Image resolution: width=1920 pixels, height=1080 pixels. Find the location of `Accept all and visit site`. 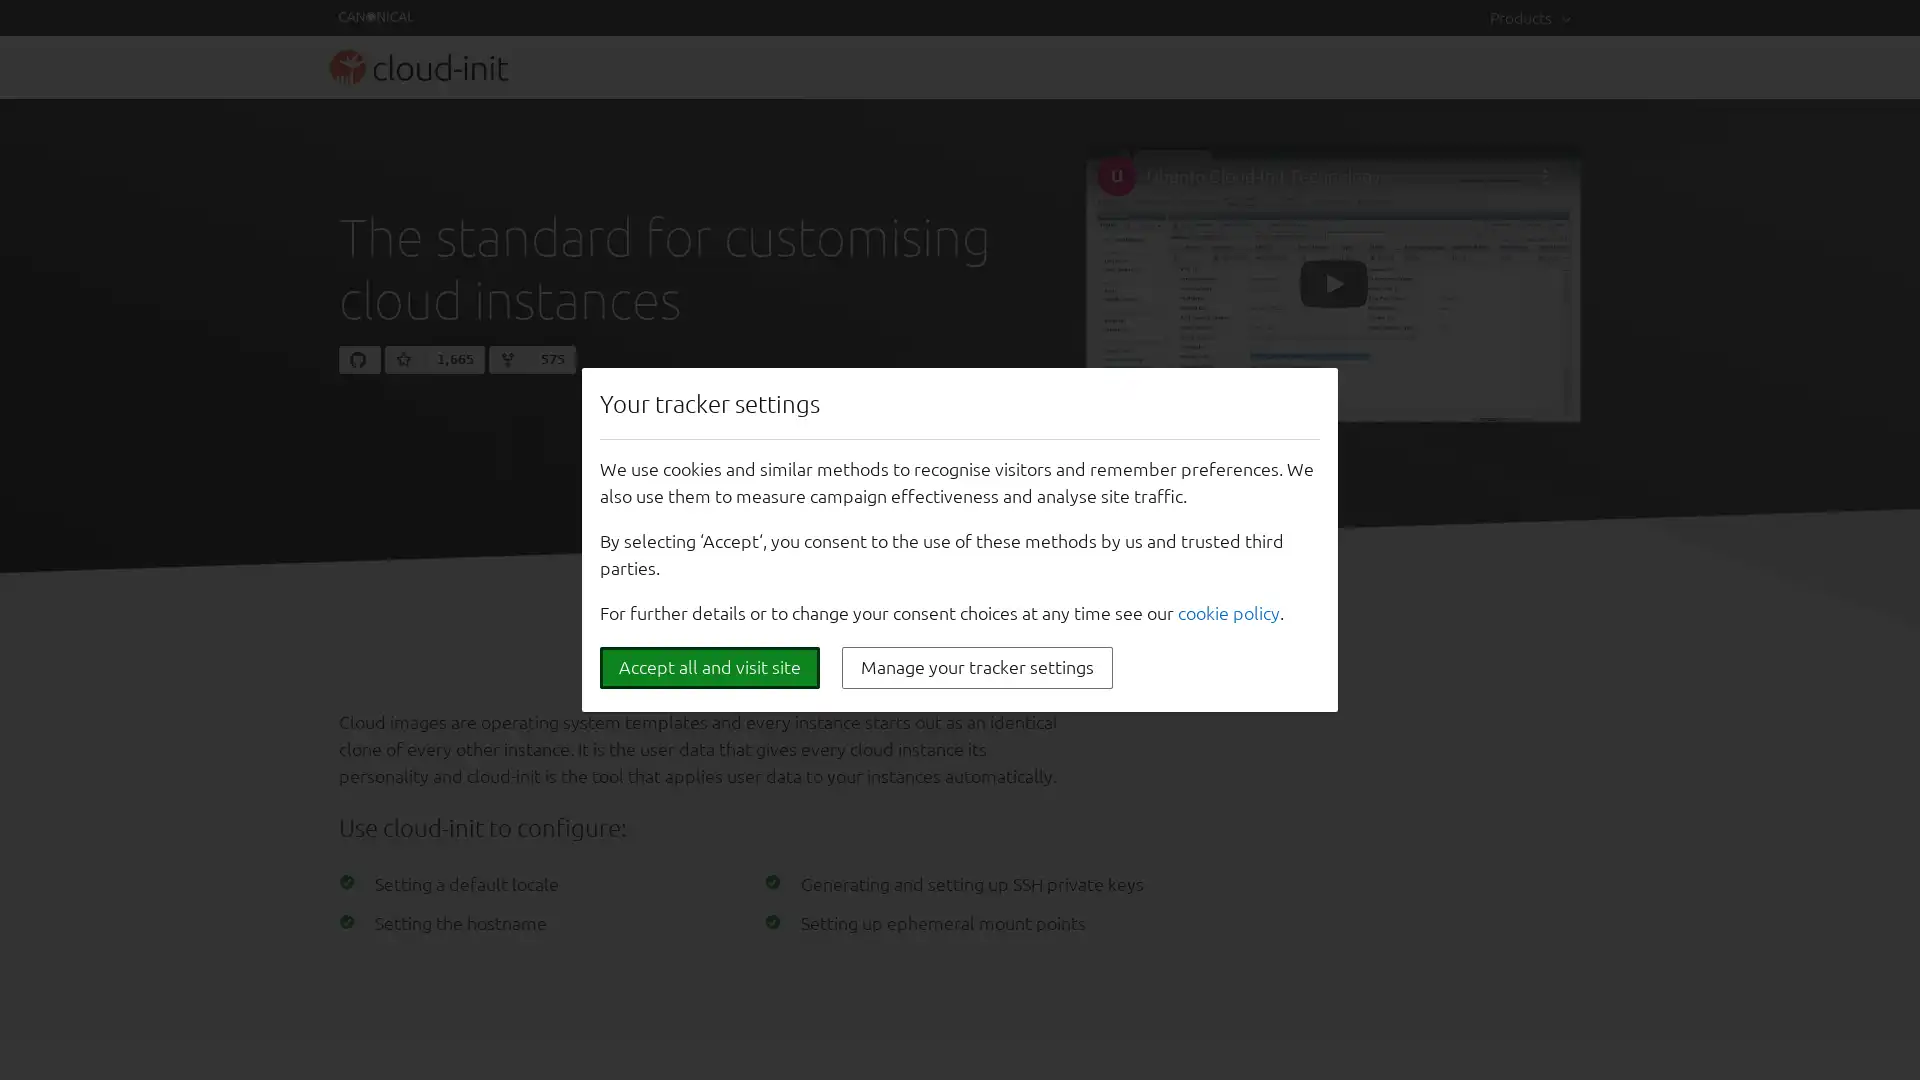

Accept all and visit site is located at coordinates (710, 667).